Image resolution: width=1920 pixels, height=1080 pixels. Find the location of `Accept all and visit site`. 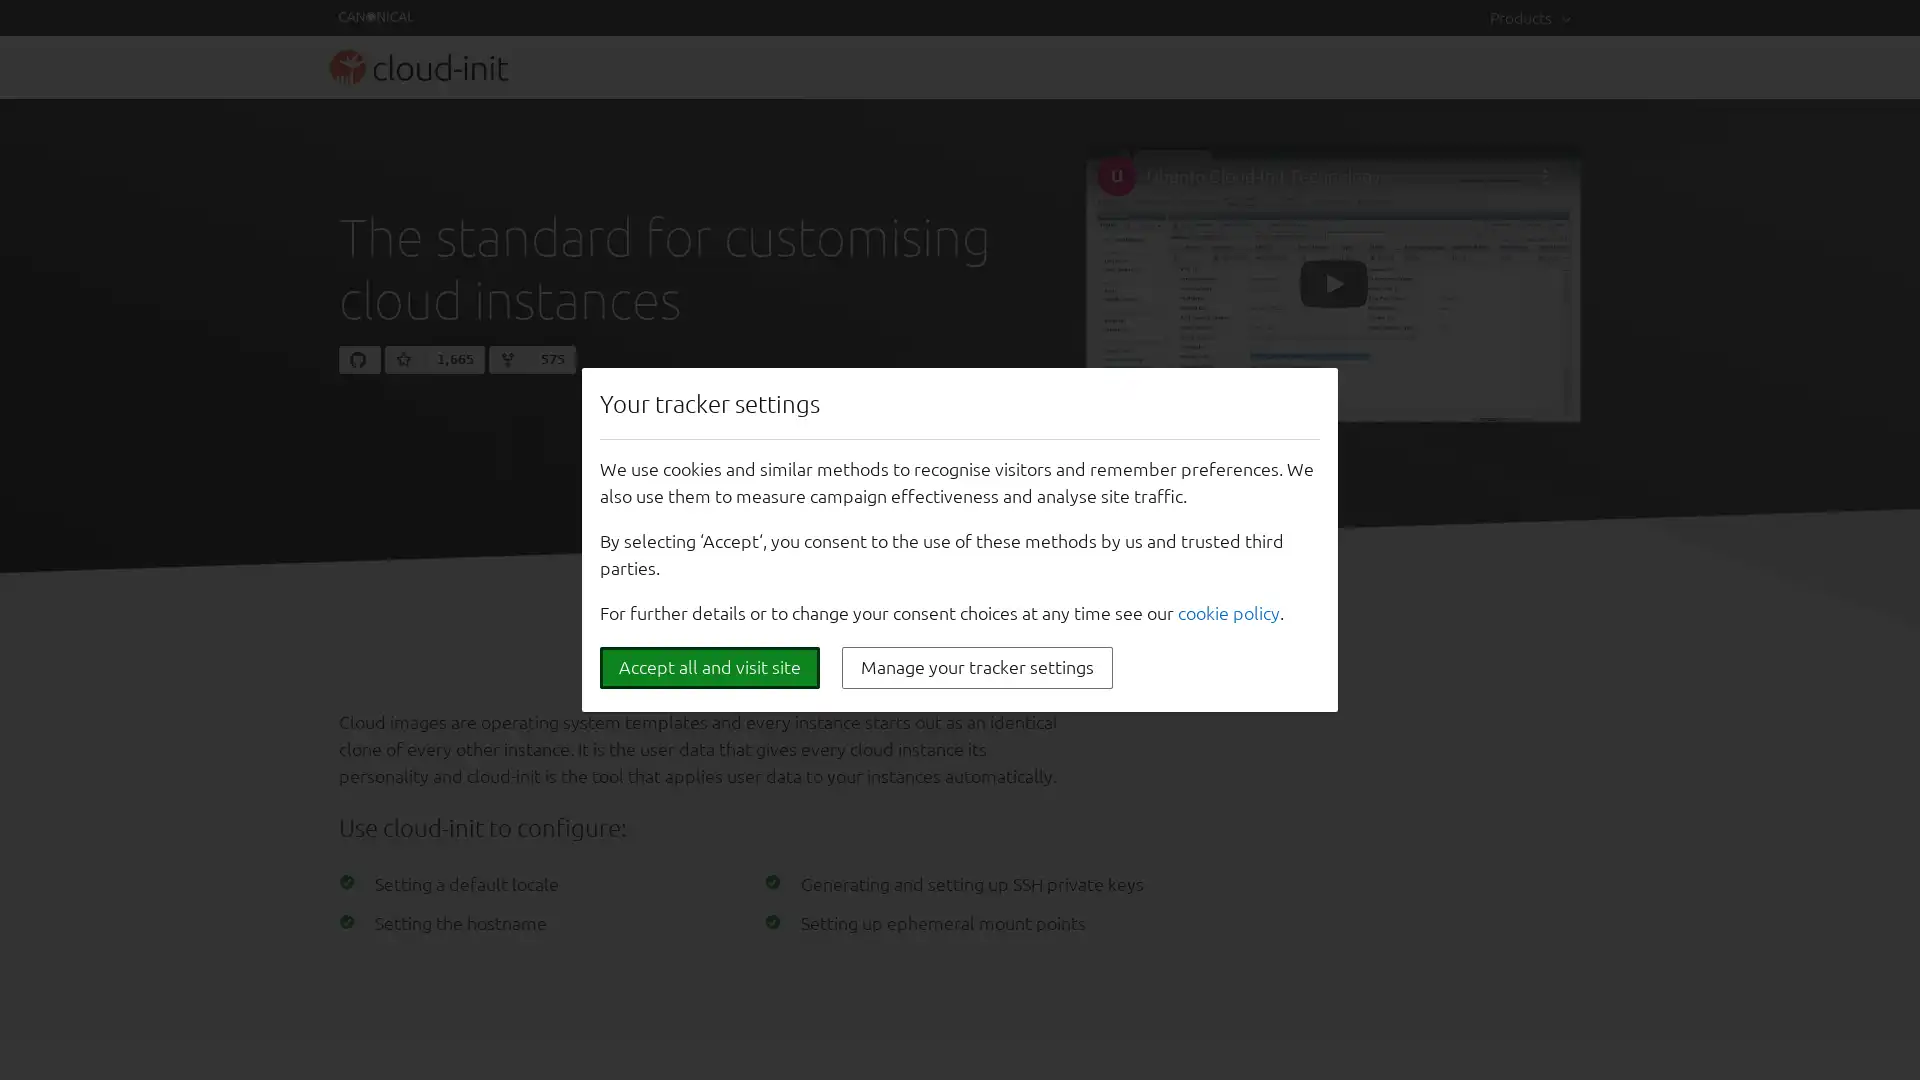

Accept all and visit site is located at coordinates (710, 667).